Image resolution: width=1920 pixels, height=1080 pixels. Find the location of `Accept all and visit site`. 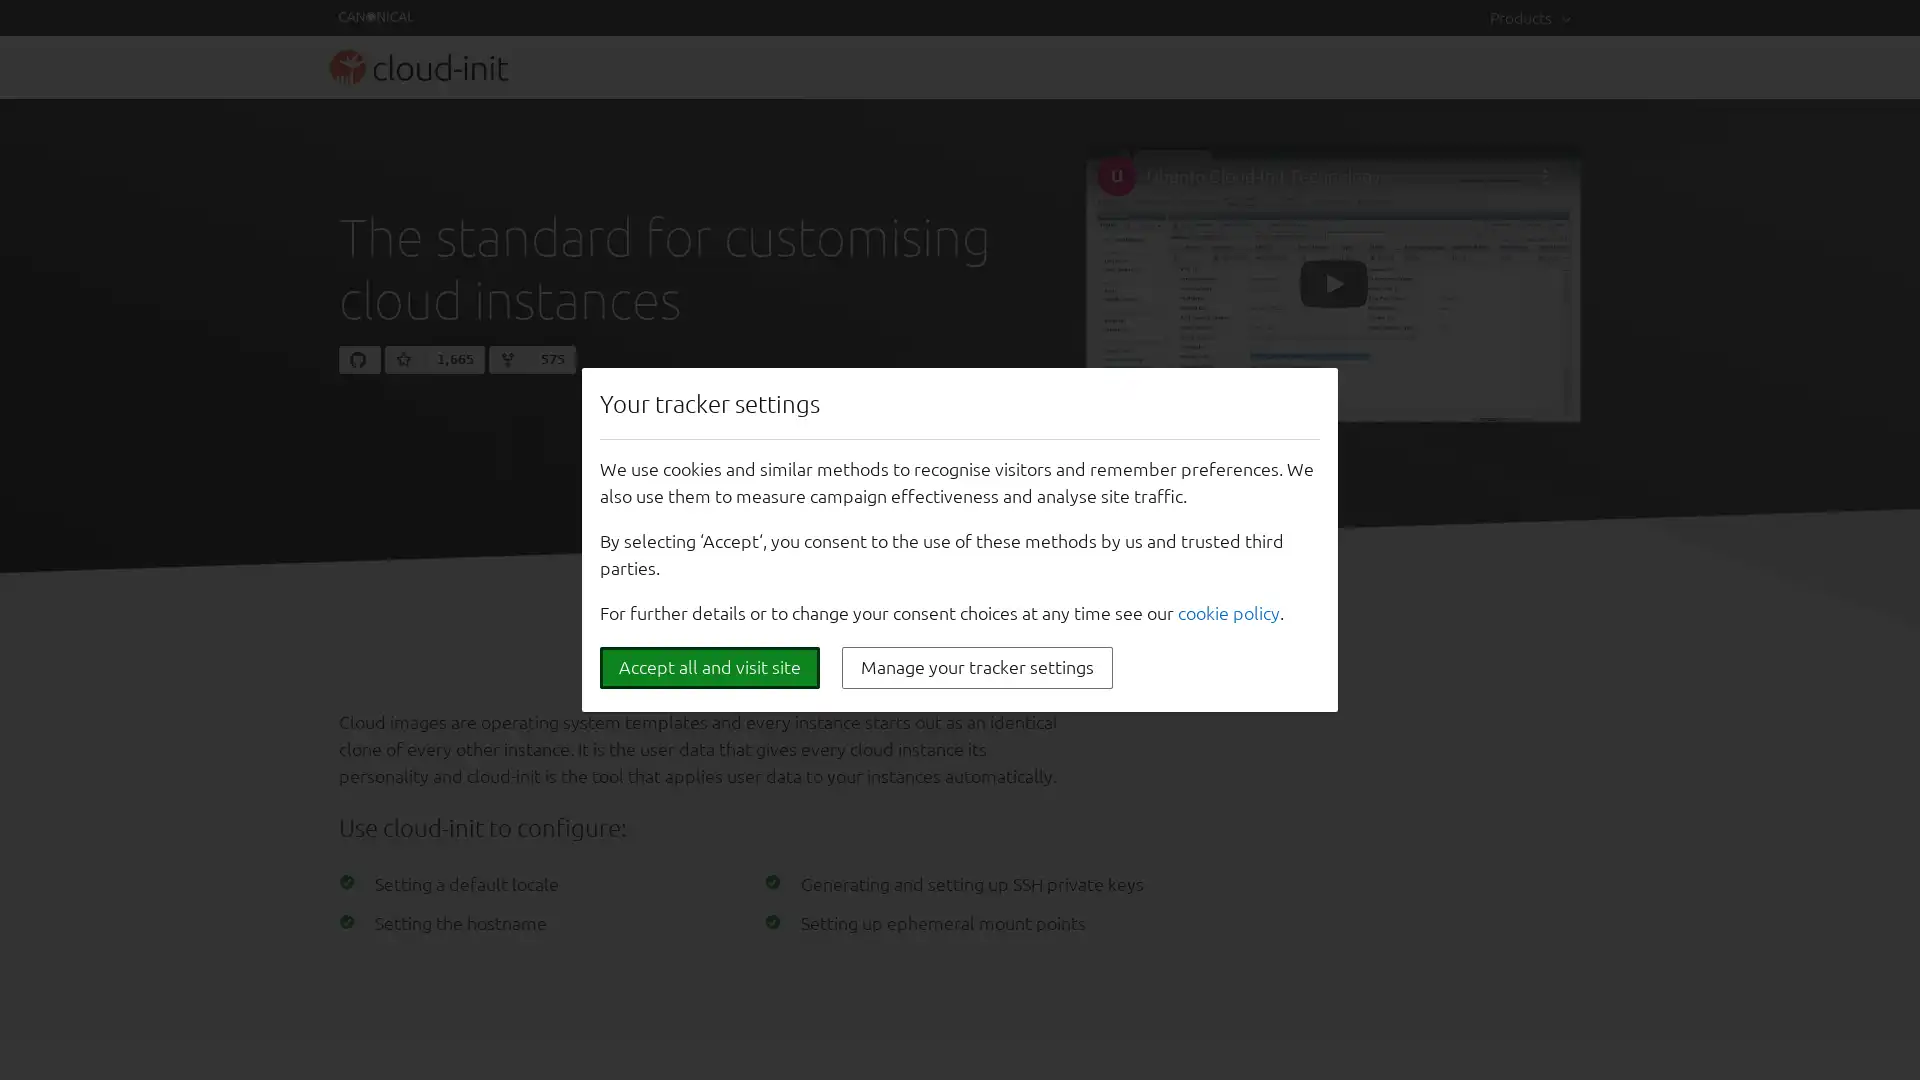

Accept all and visit site is located at coordinates (710, 667).